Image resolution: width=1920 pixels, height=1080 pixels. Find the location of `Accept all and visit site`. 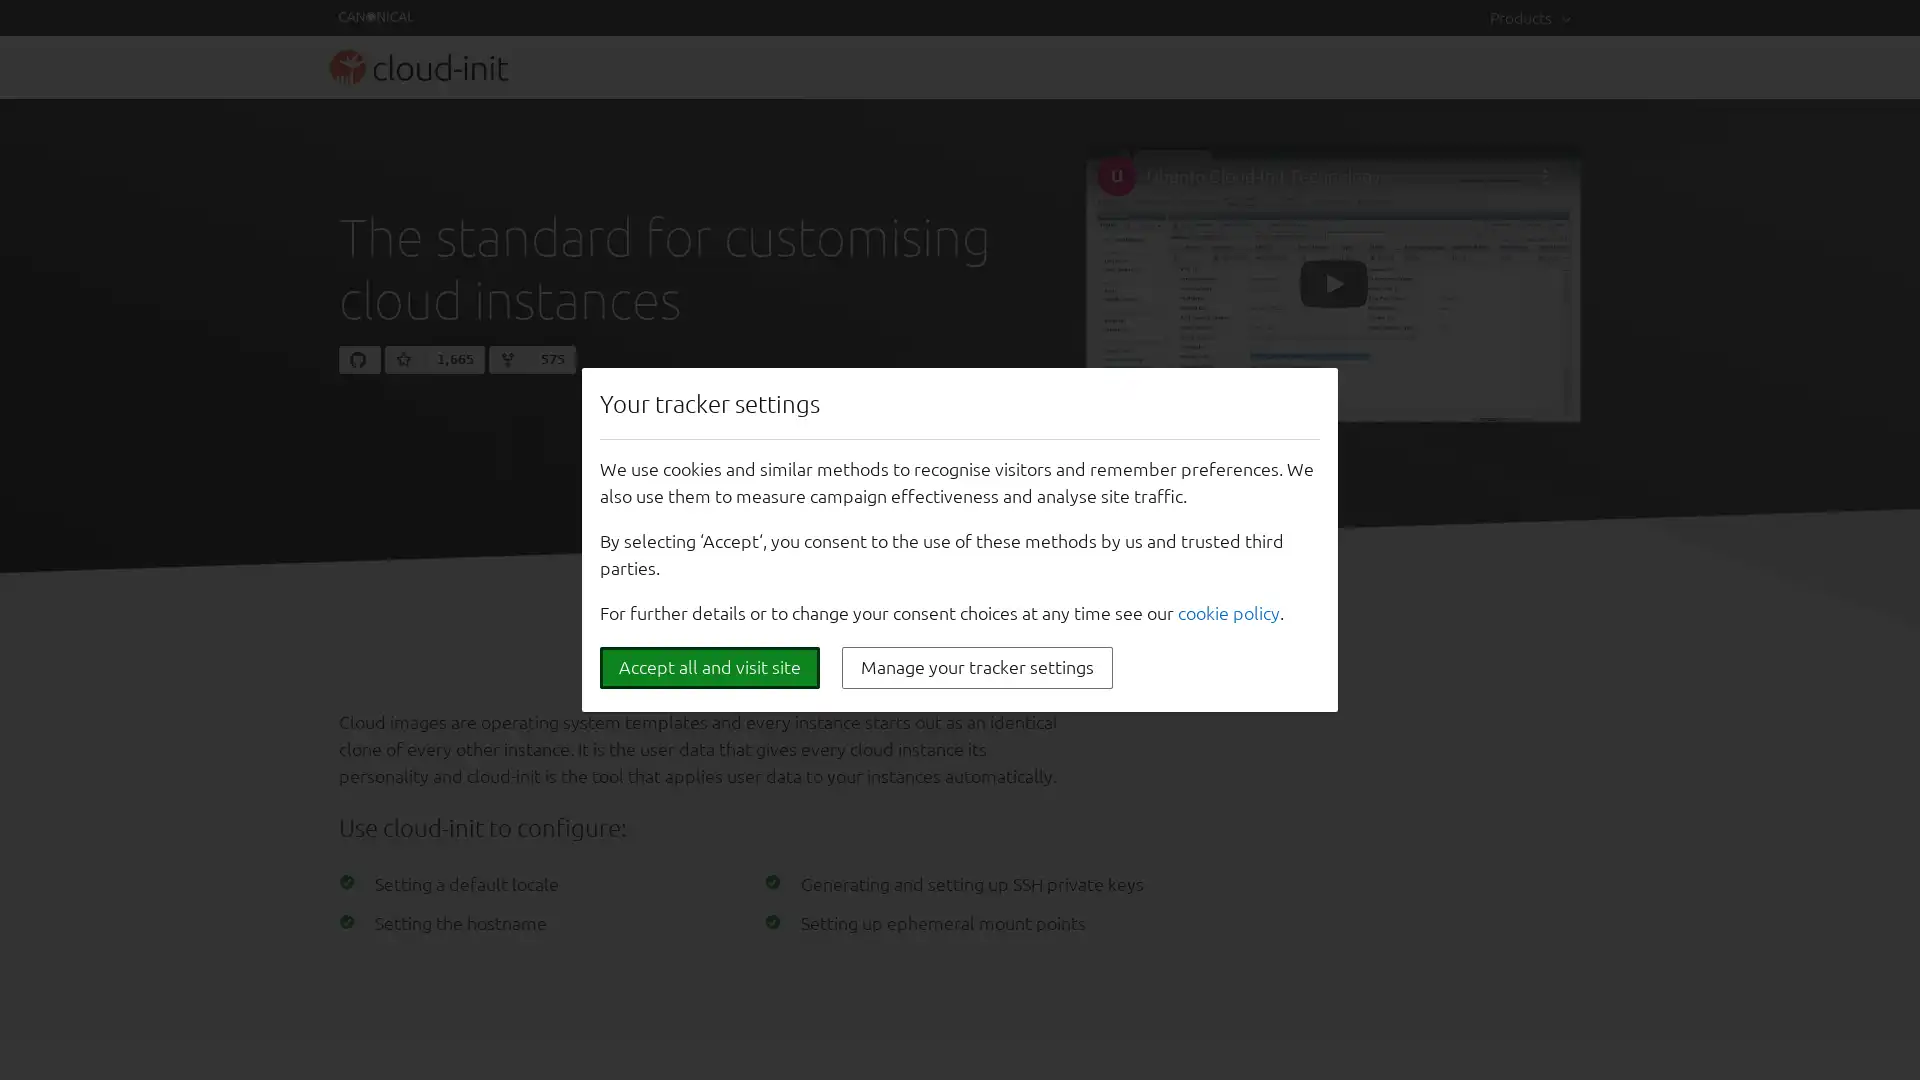

Accept all and visit site is located at coordinates (710, 667).